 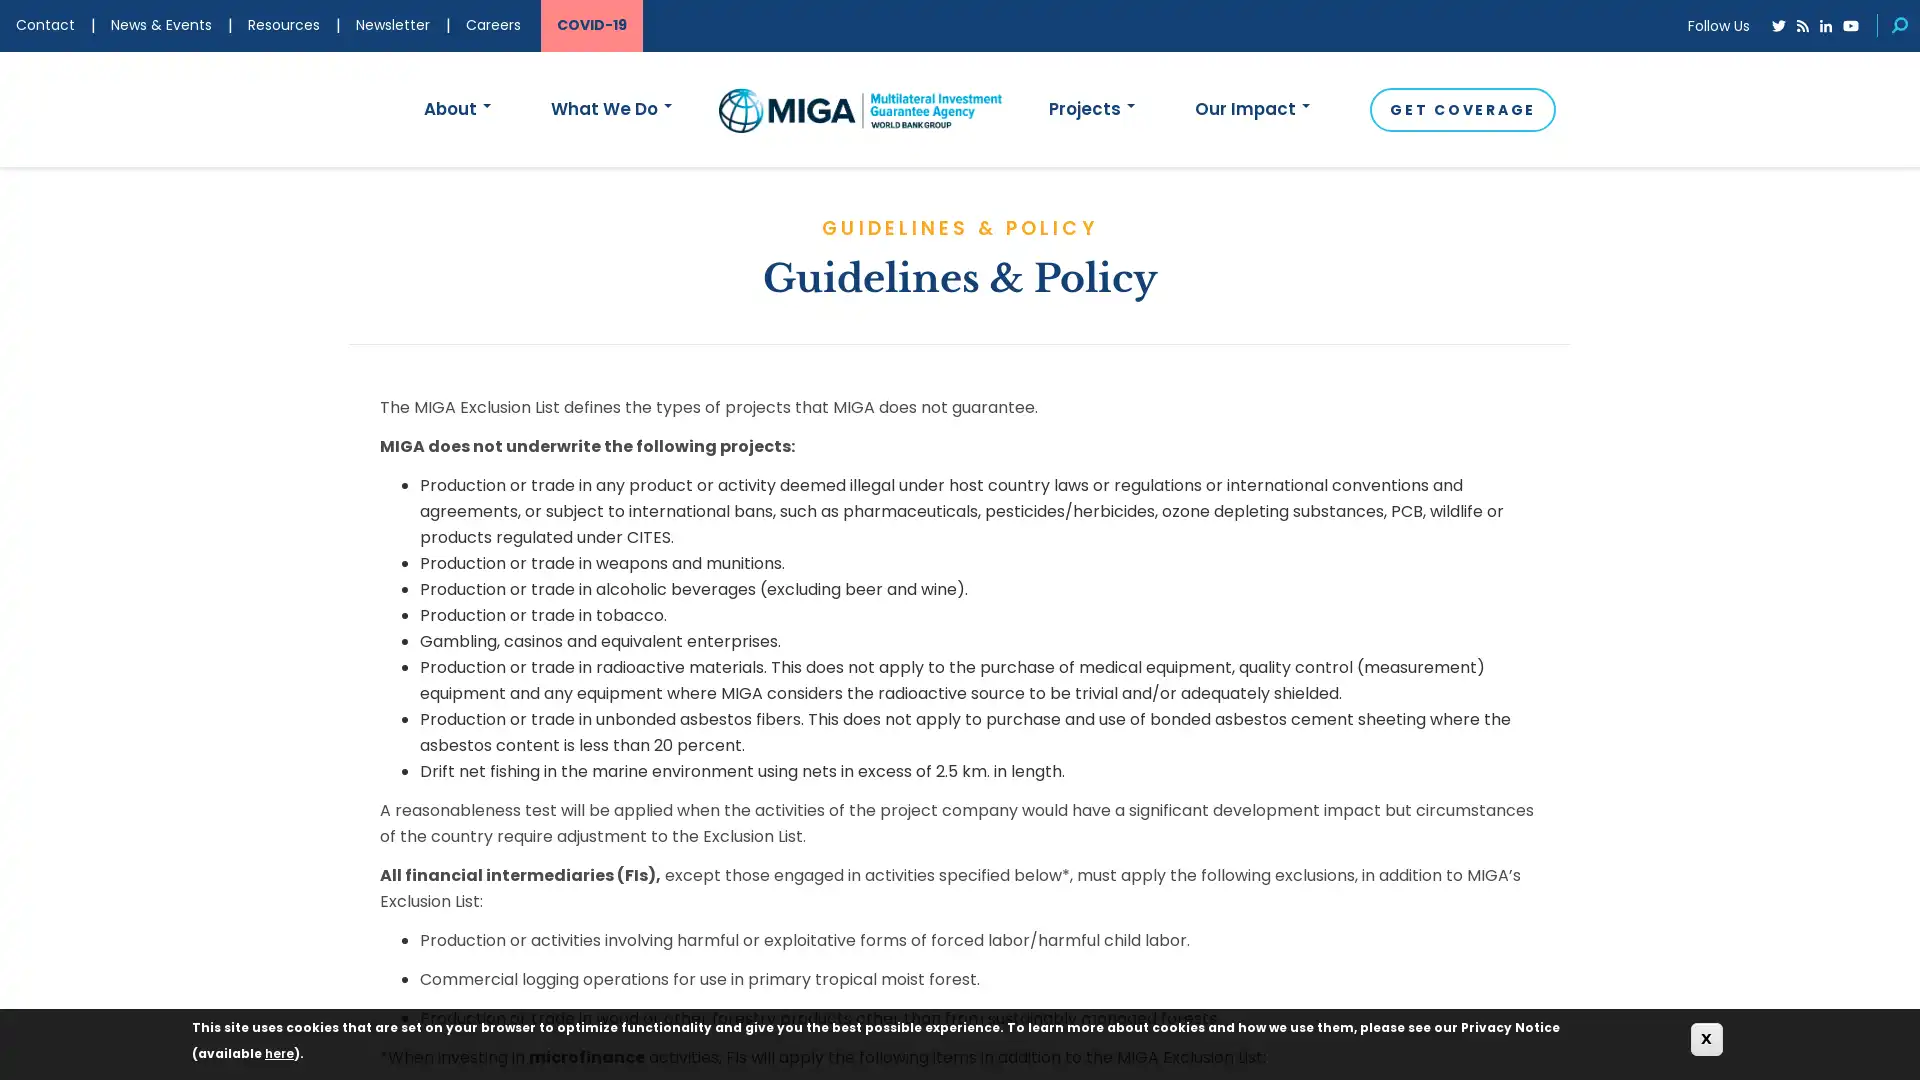 What do you see at coordinates (1706, 1038) in the screenshot?
I see `X` at bounding box center [1706, 1038].